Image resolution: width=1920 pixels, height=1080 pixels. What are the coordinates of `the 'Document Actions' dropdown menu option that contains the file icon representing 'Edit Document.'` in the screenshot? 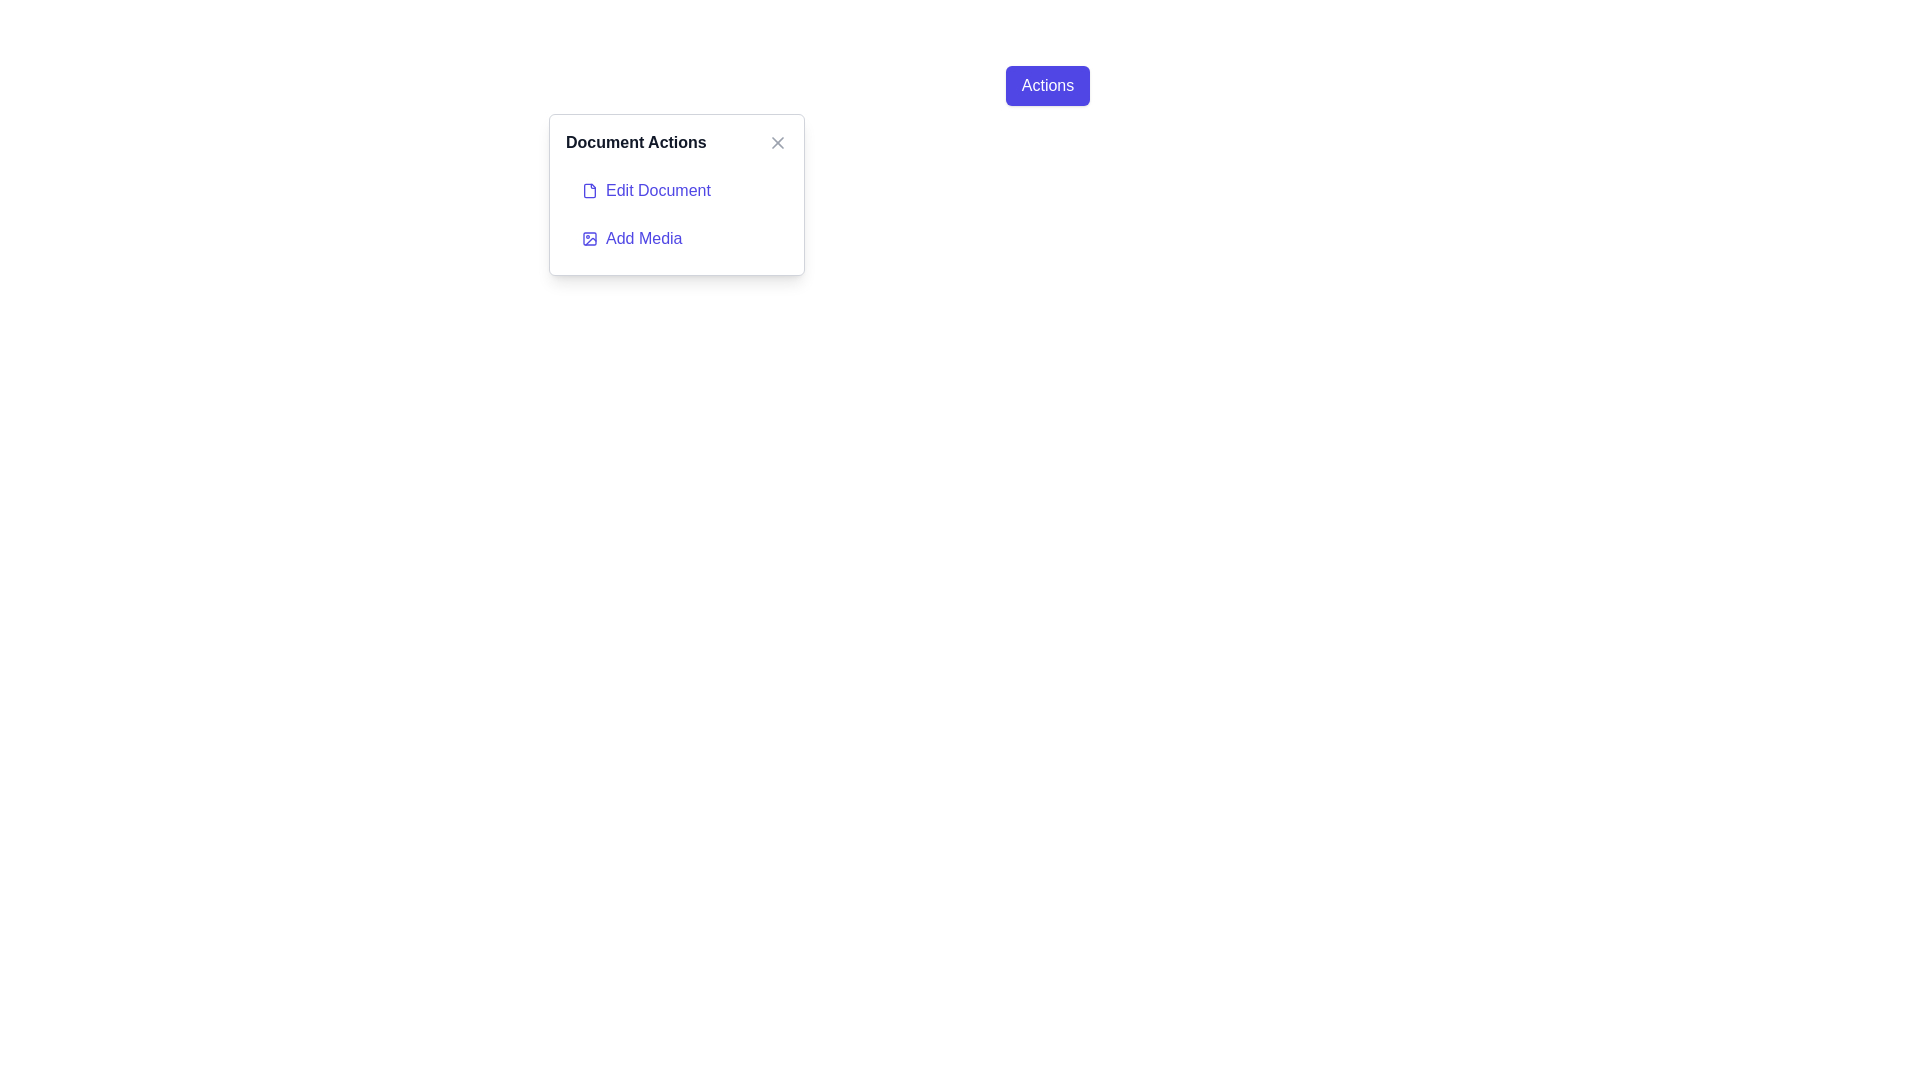 It's located at (589, 191).